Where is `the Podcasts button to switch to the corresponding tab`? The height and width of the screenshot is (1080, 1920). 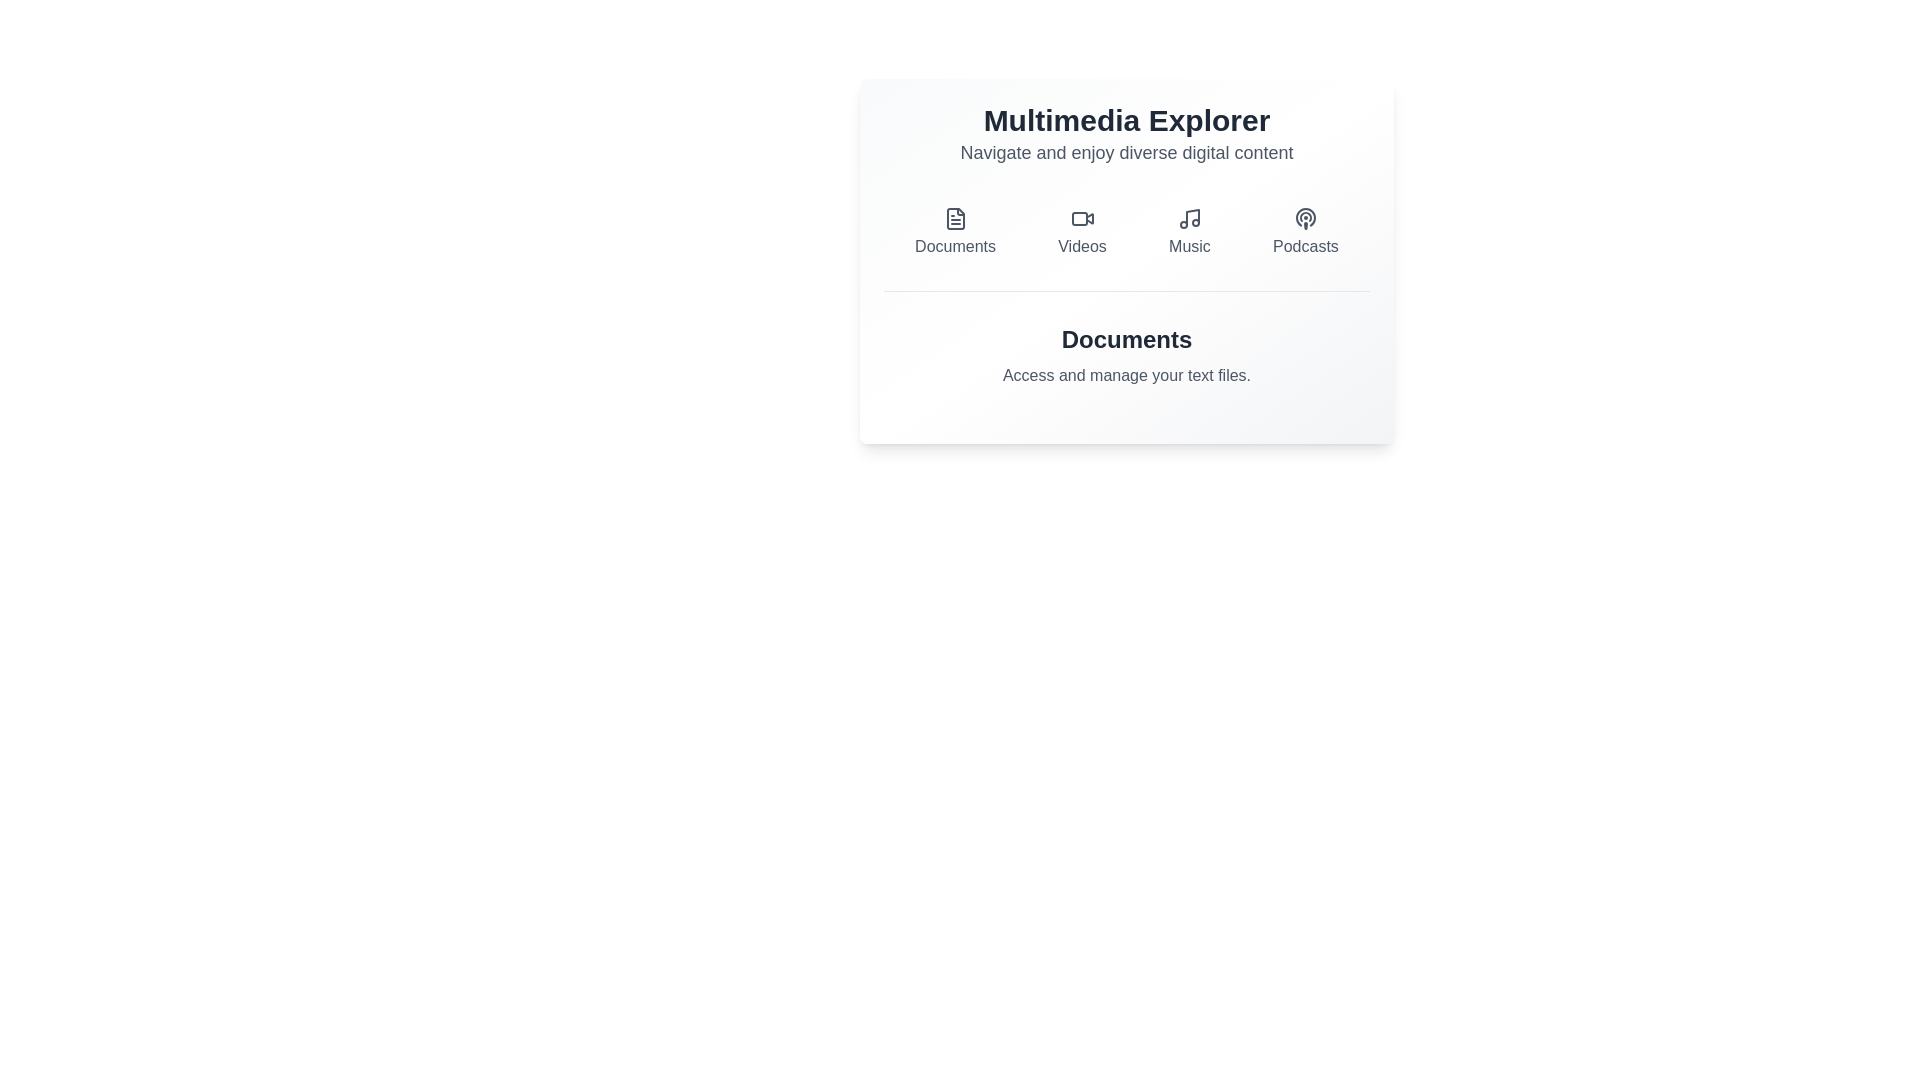
the Podcasts button to switch to the corresponding tab is located at coordinates (1305, 231).